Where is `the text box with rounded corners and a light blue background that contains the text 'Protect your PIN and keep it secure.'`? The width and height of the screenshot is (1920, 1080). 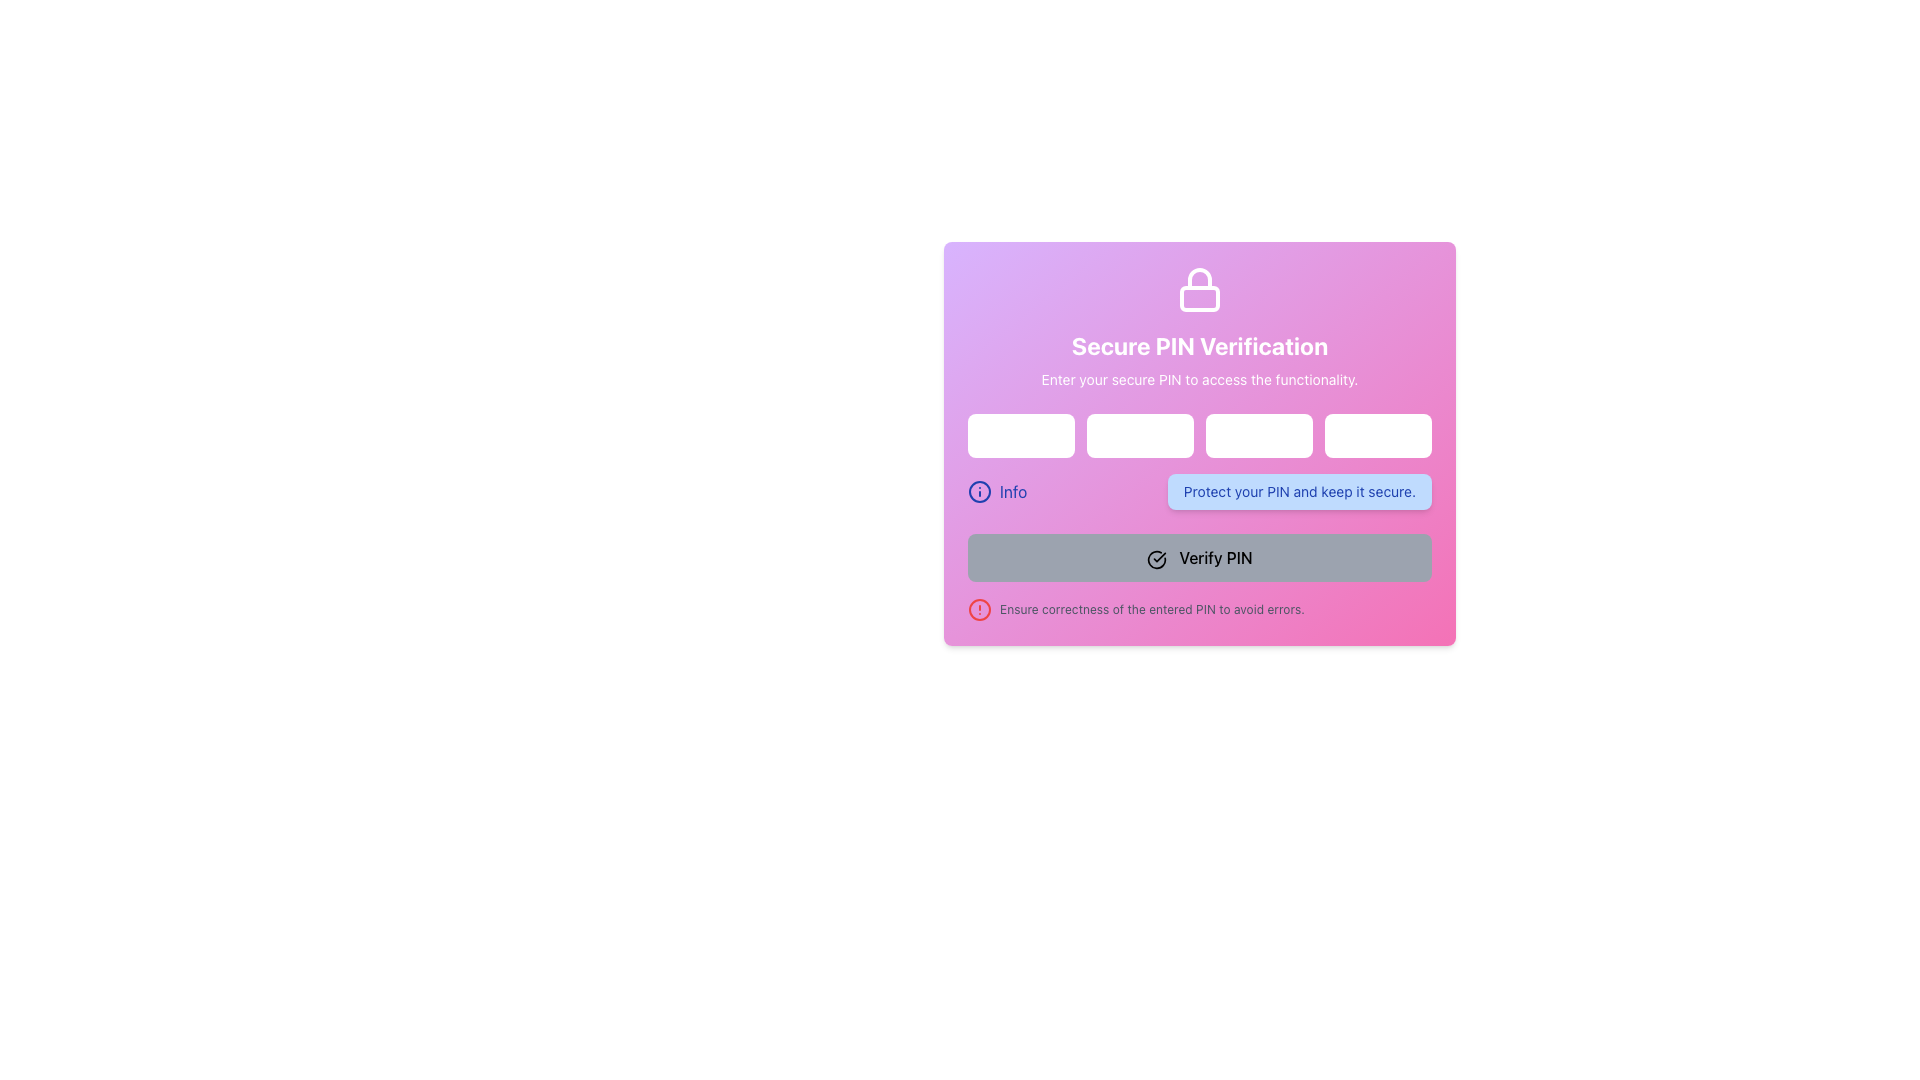
the text box with rounded corners and a light blue background that contains the text 'Protect your PIN and keep it secure.' is located at coordinates (1300, 492).